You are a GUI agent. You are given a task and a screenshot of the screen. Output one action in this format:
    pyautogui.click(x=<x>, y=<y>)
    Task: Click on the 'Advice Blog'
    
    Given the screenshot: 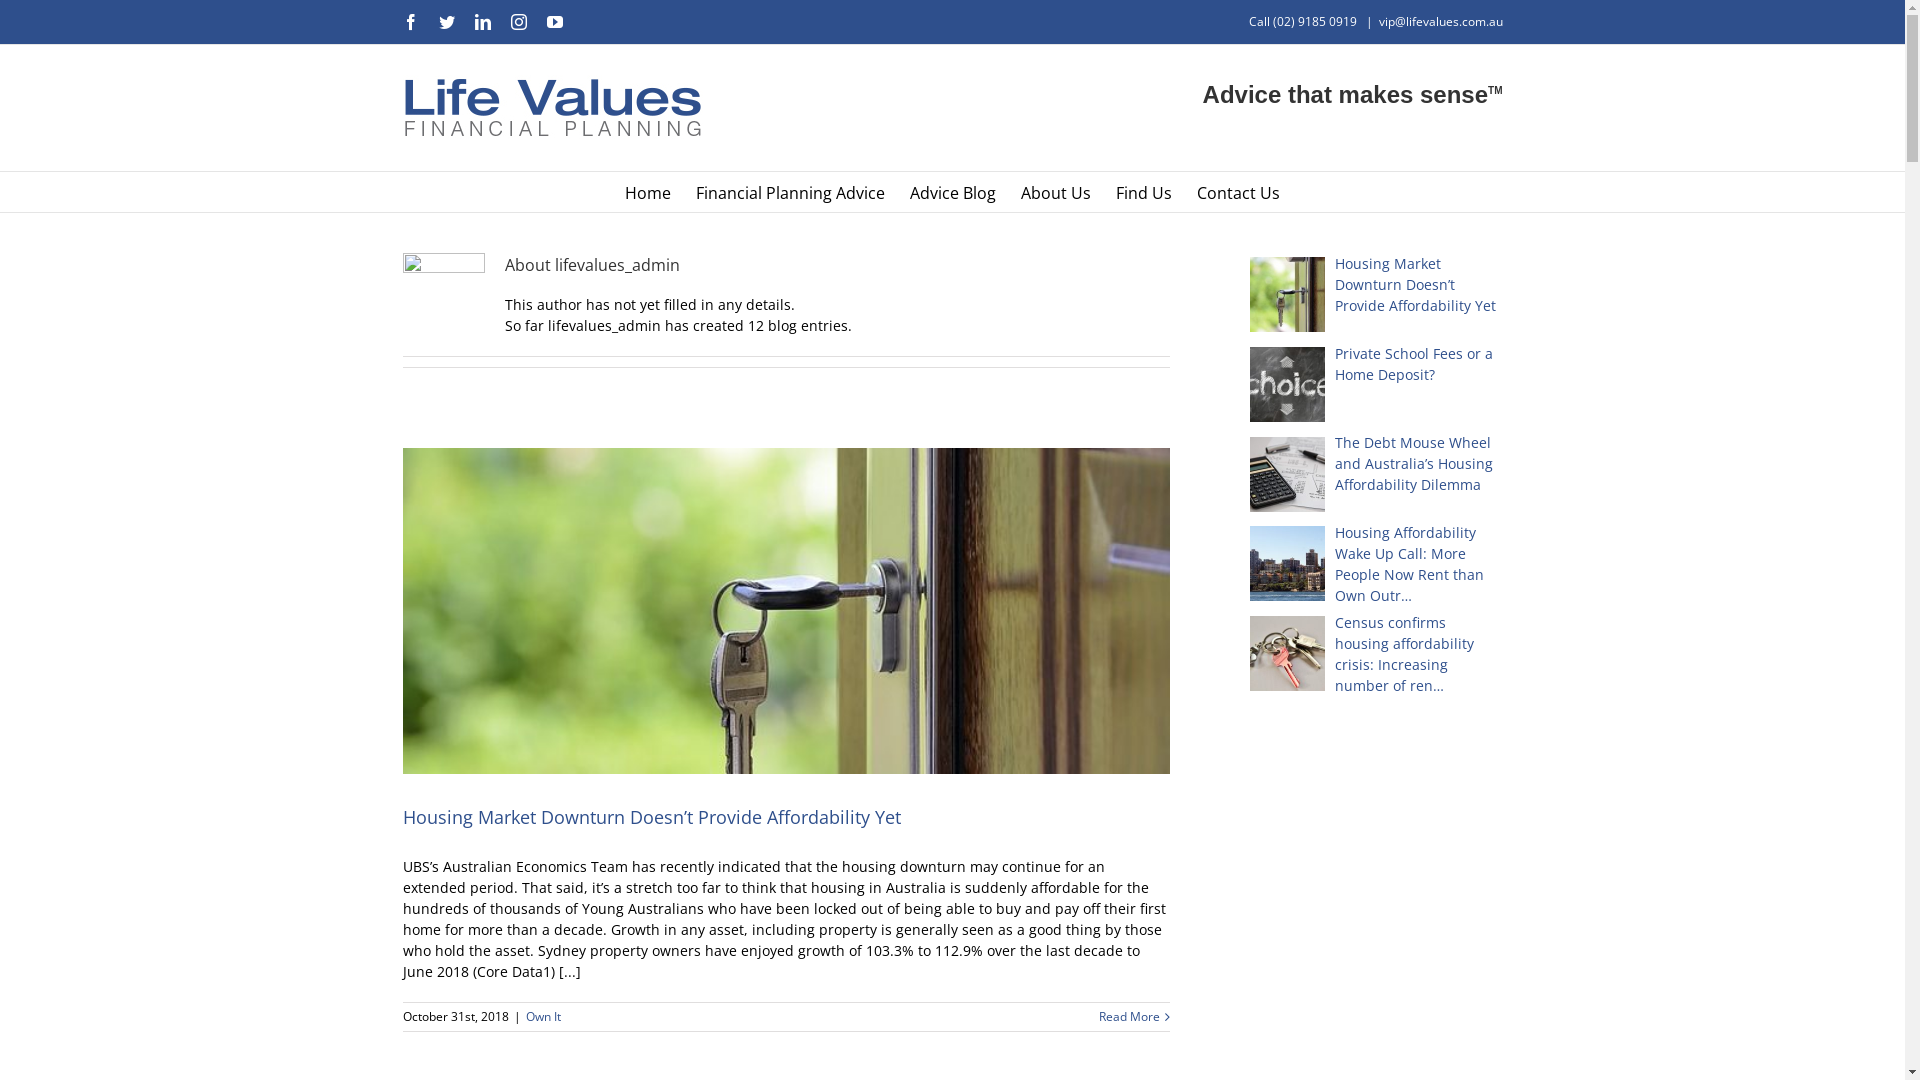 What is the action you would take?
    pyautogui.click(x=952, y=192)
    